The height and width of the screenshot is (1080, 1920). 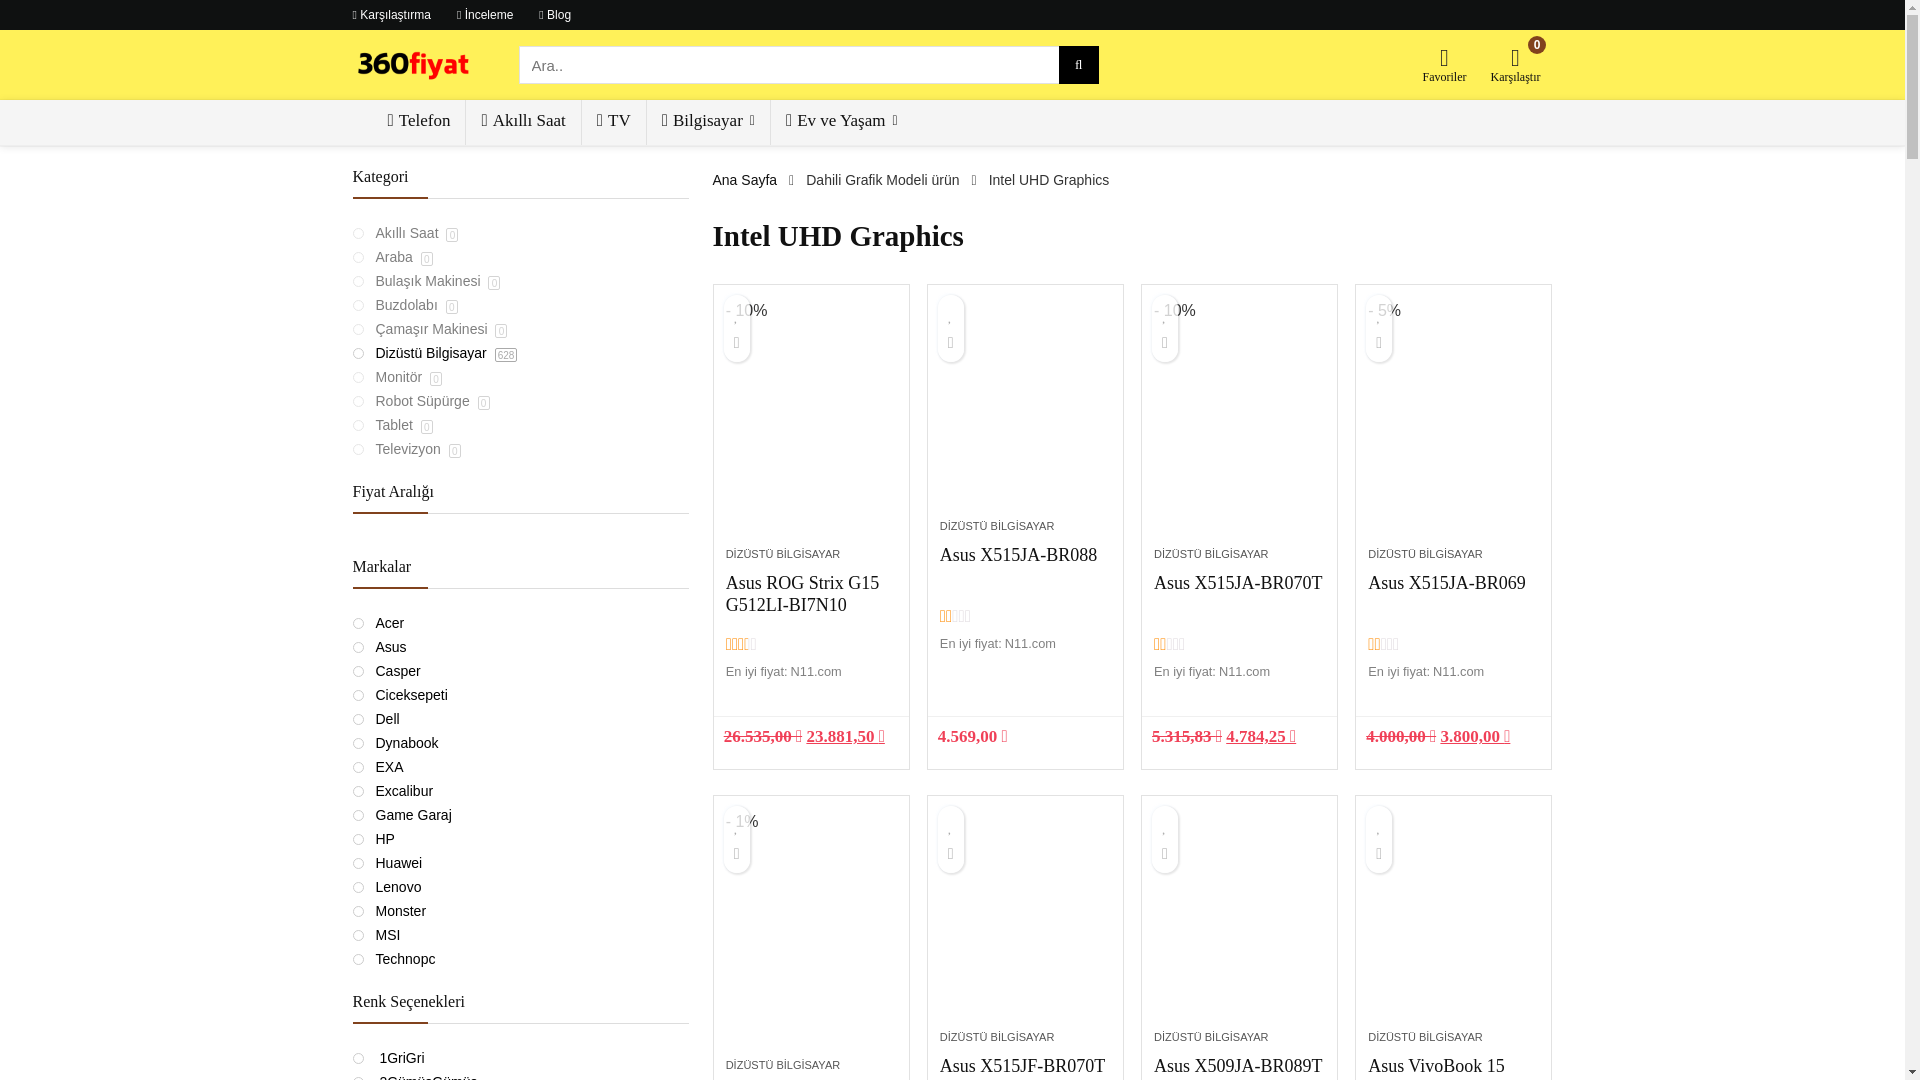 What do you see at coordinates (1446, 582) in the screenshot?
I see `'Asus X515JA-BR069'` at bounding box center [1446, 582].